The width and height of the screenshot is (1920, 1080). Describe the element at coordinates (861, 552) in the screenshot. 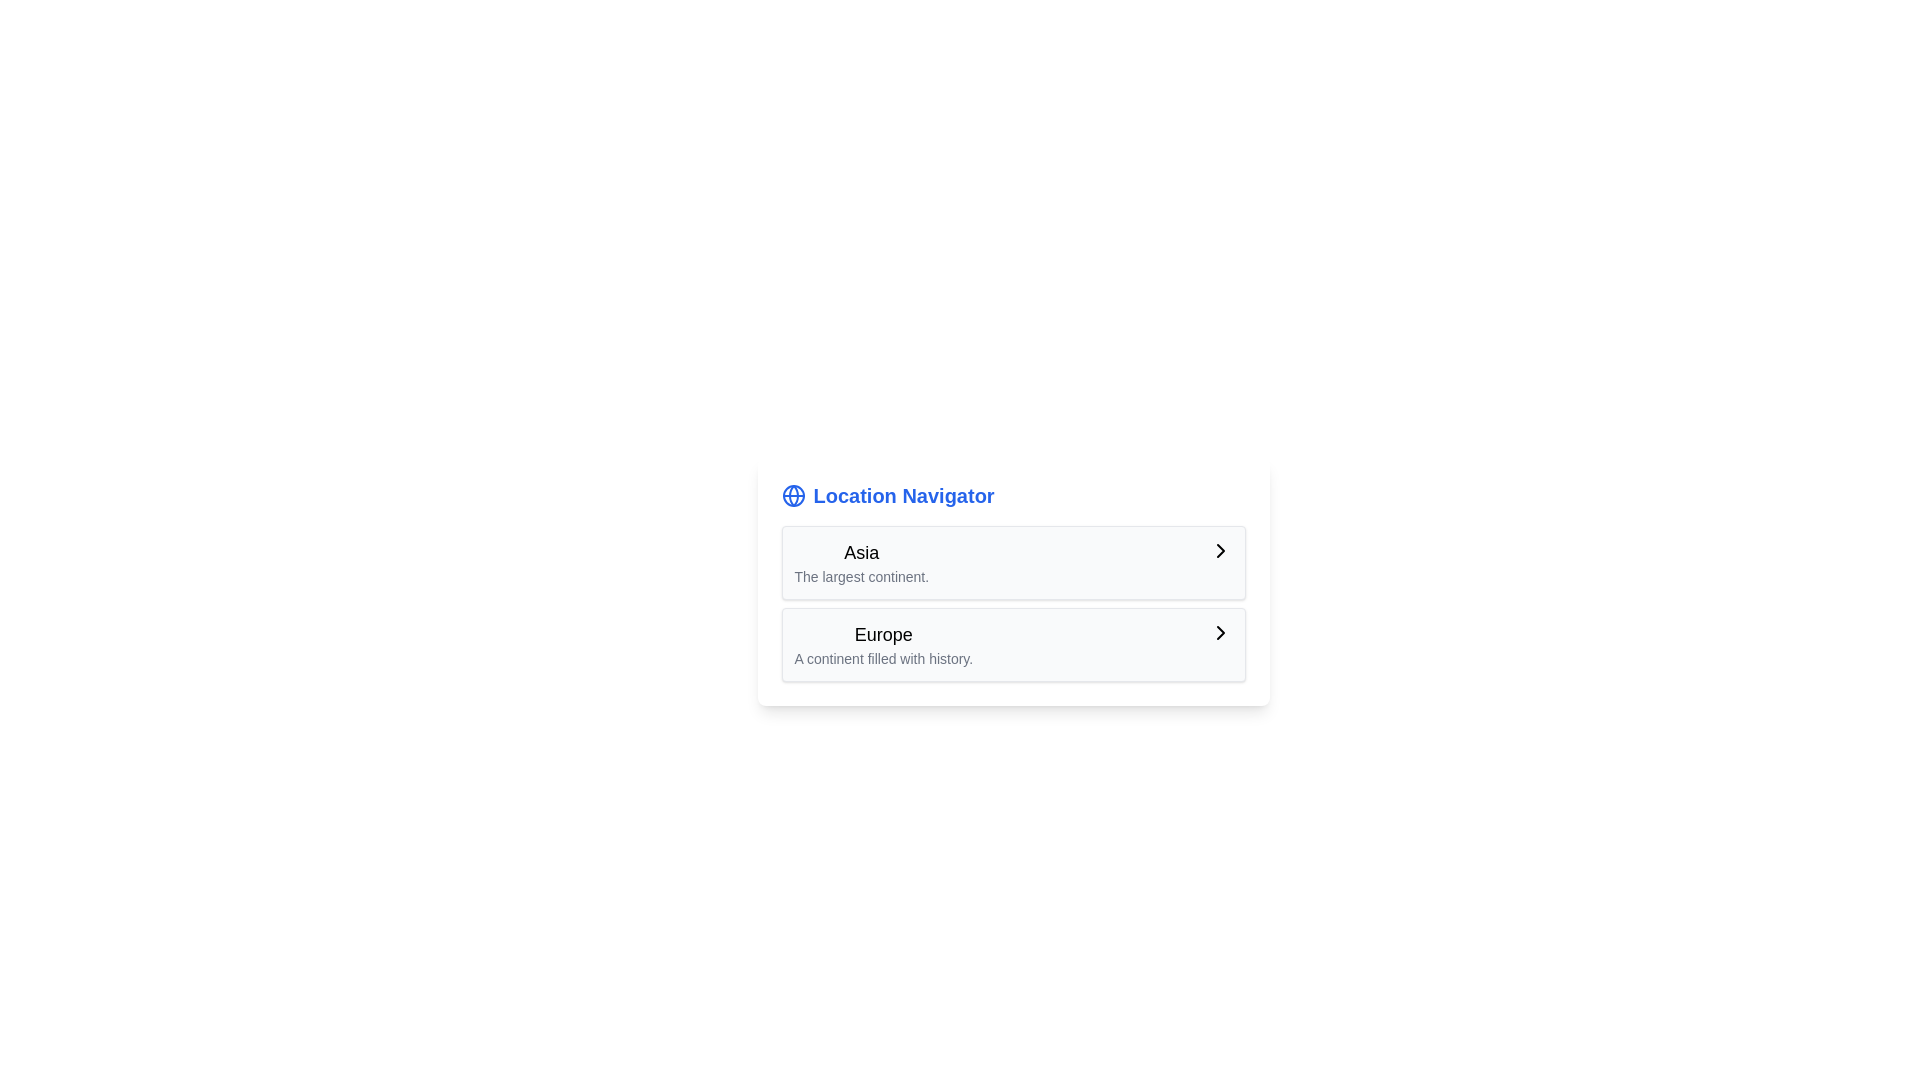

I see `text label displaying the word 'Asia', which is in medium font size, bold, and black, located above the descriptive text 'The largest continent.'` at that location.